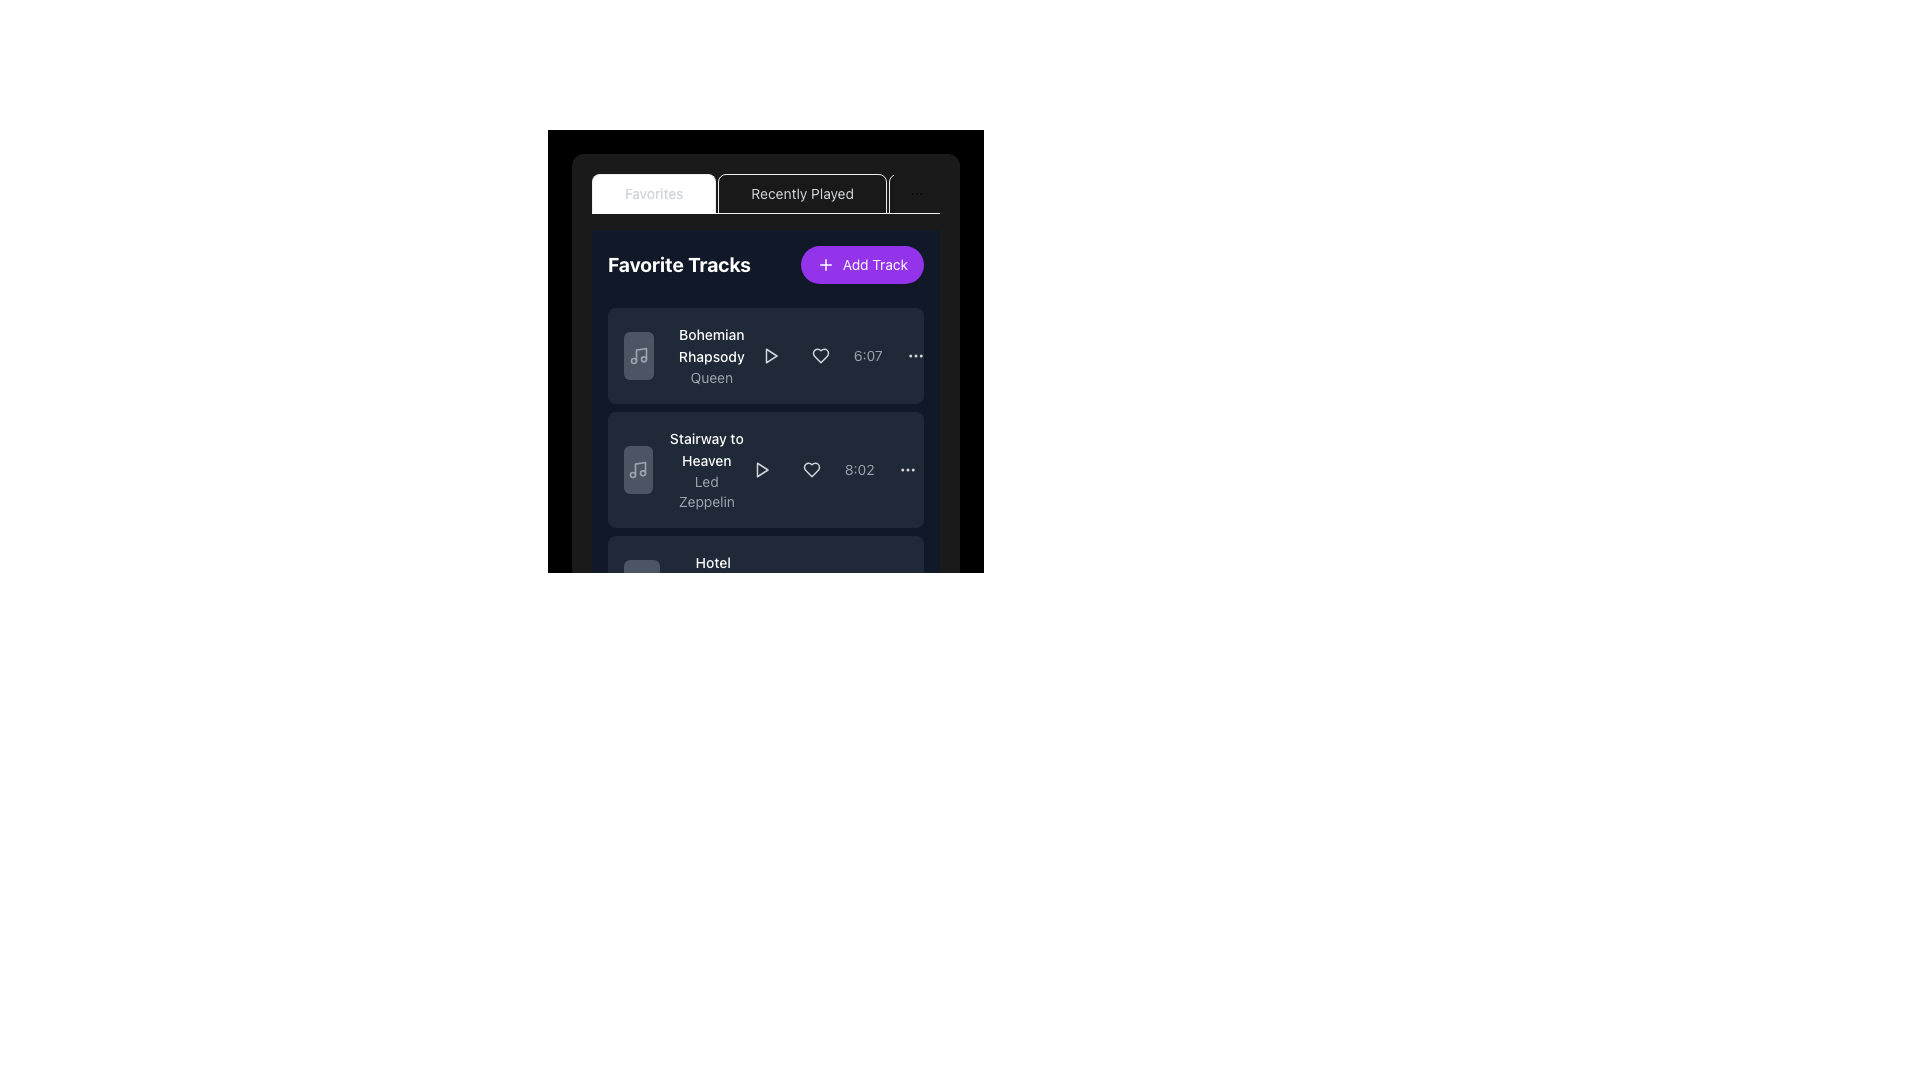  I want to click on the heart-shaped icon outlined with a smooth stroke and filled with a gray tone, located immediately to the right of the 'play' button and directly left of the track duration for the song 'Bohemian Rhapsody' in the 'Favorite Tracks' section, so click(820, 354).